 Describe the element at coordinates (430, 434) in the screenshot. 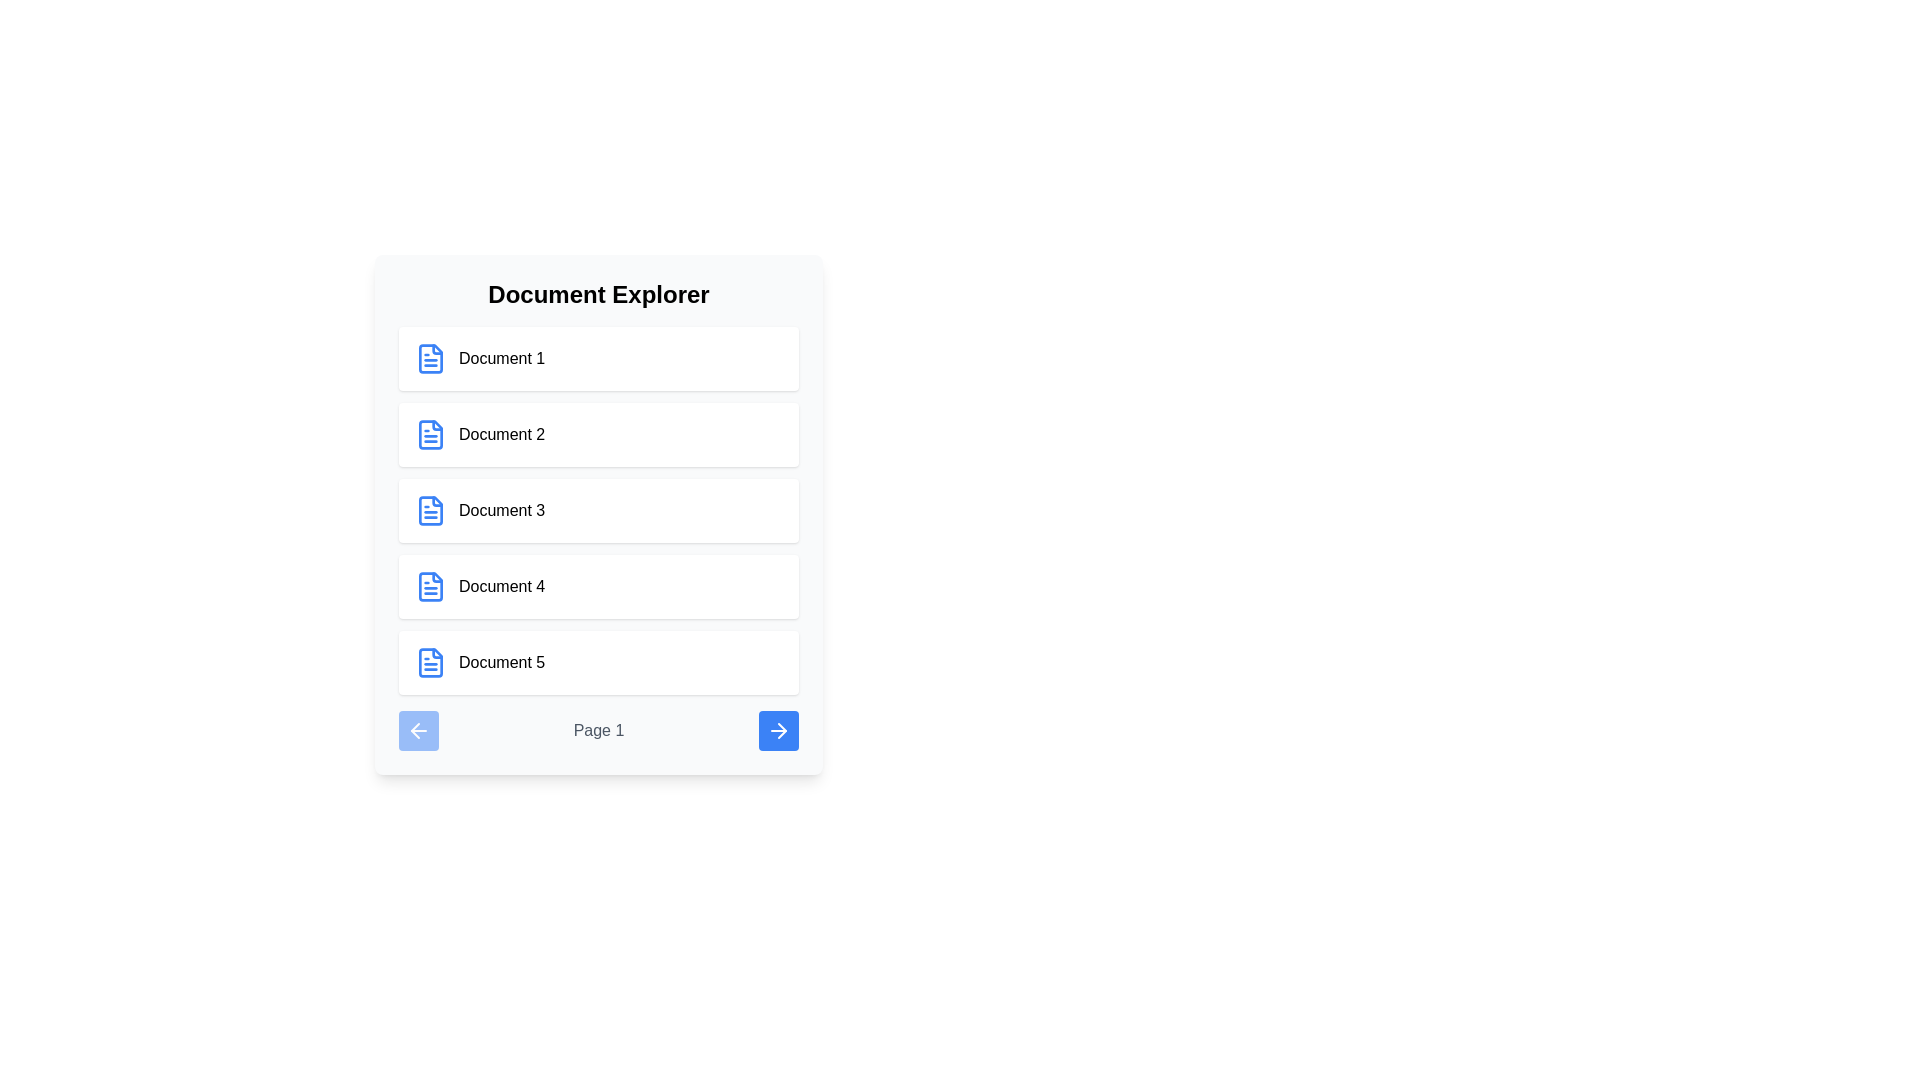

I see `the document icon, which is a blue linear outline styled graphic representing a document, located to the left of the text 'Document 2' within the second list item` at that location.